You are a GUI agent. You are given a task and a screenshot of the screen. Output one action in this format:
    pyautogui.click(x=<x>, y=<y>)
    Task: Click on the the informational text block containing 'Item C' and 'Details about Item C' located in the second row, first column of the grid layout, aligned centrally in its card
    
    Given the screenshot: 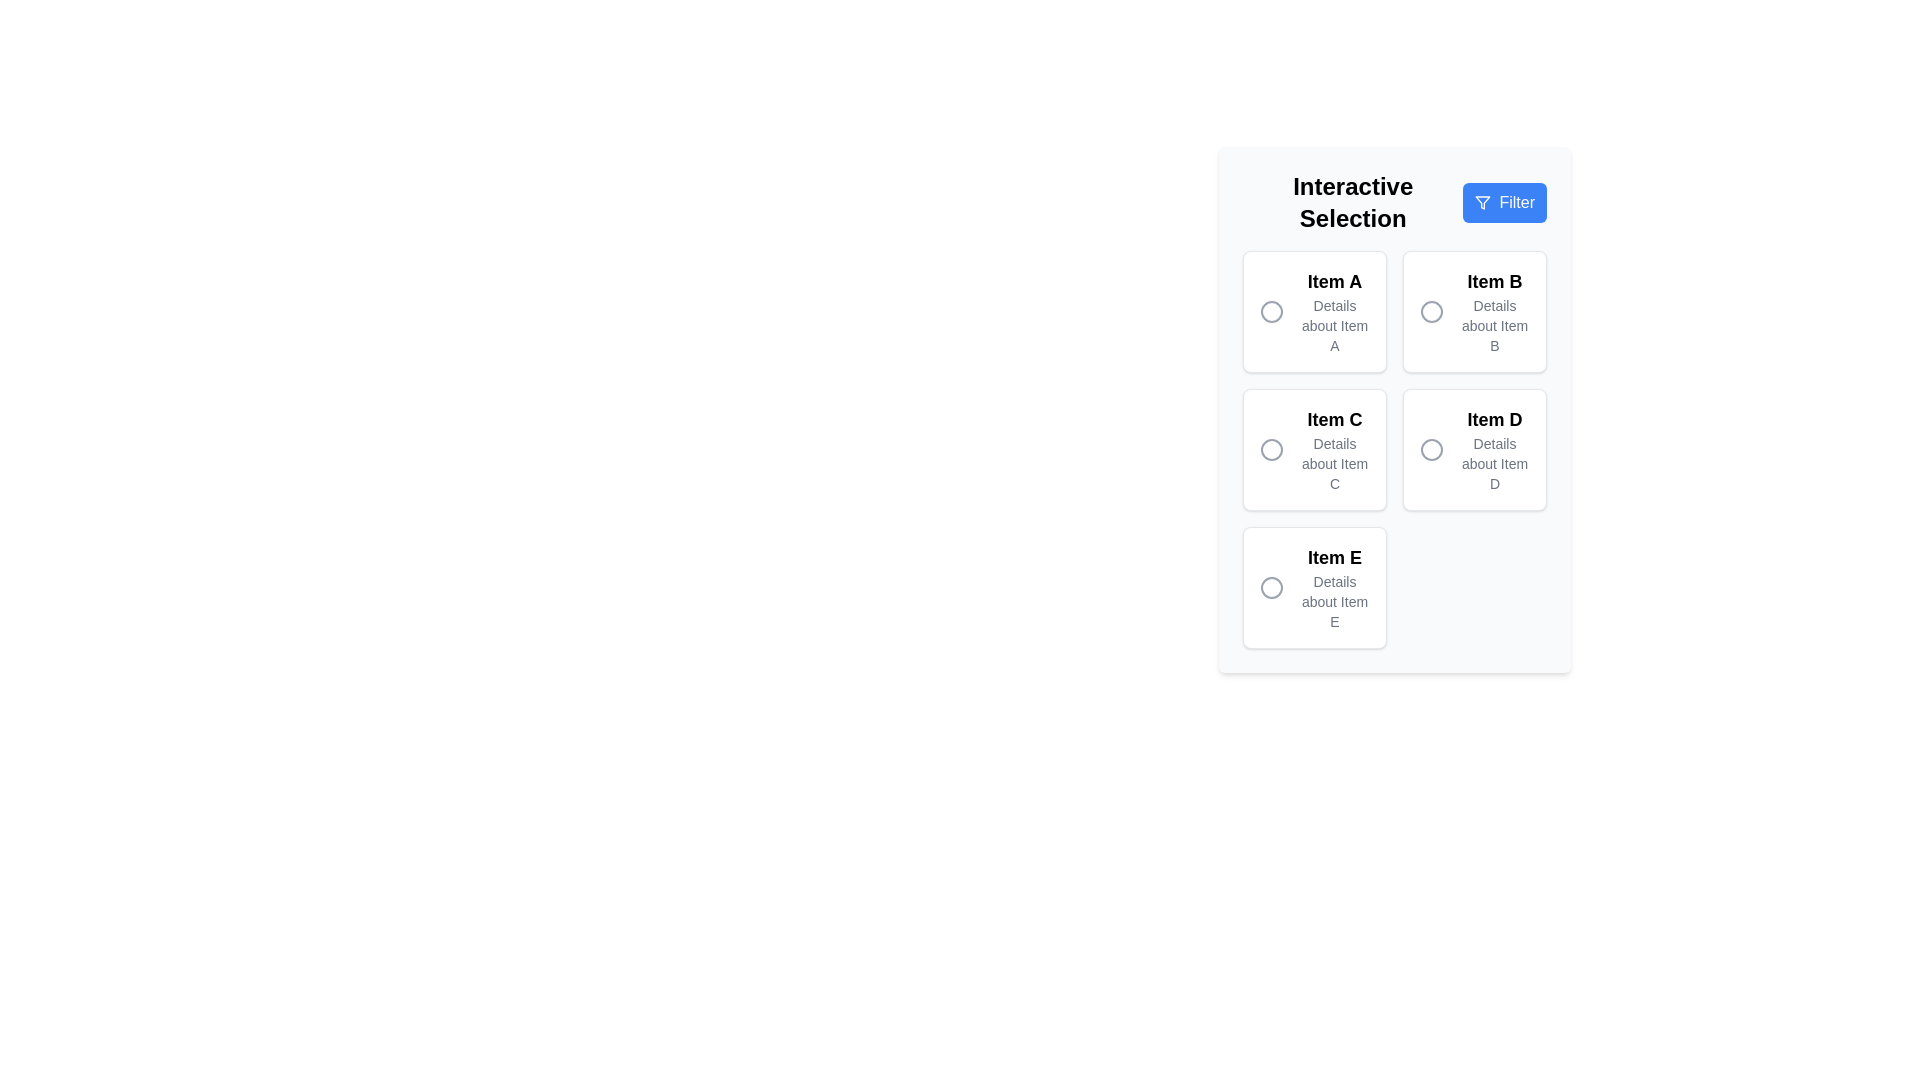 What is the action you would take?
    pyautogui.click(x=1334, y=450)
    